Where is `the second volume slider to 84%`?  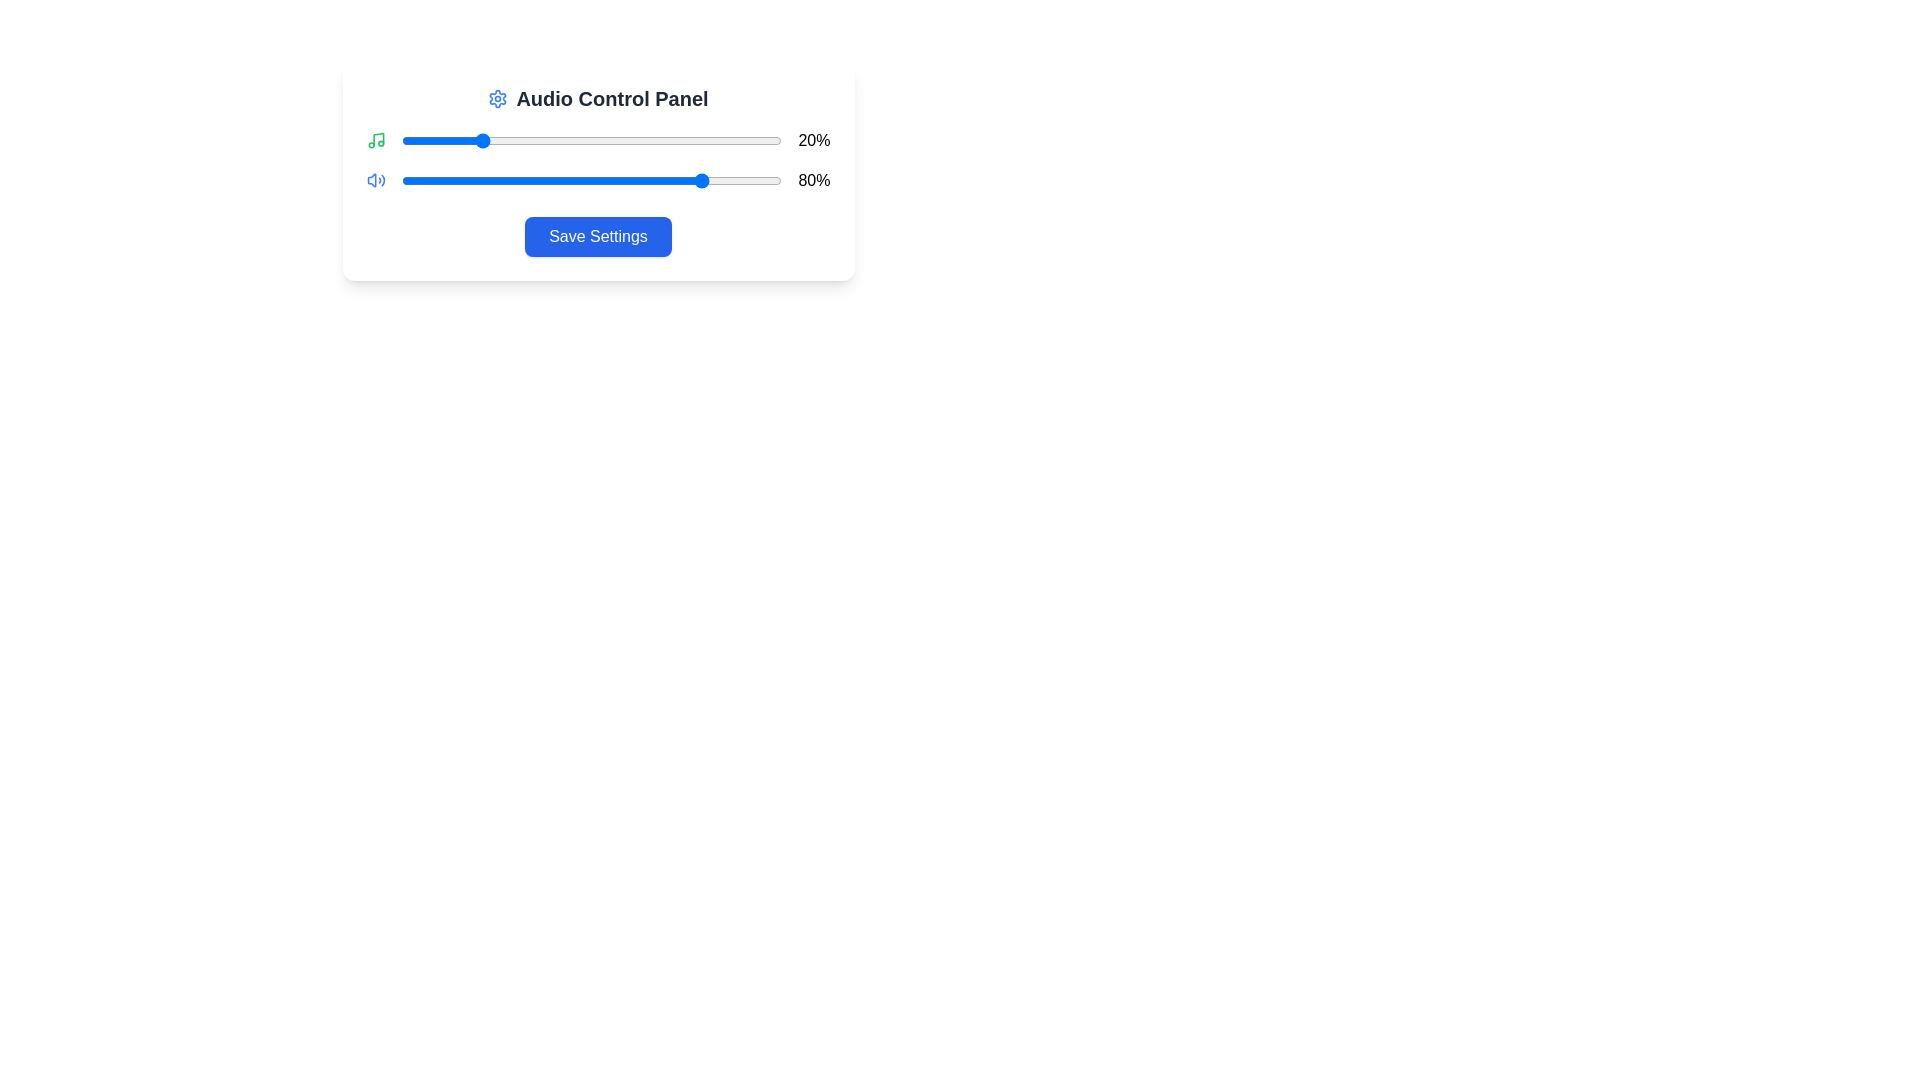 the second volume slider to 84% is located at coordinates (720, 181).